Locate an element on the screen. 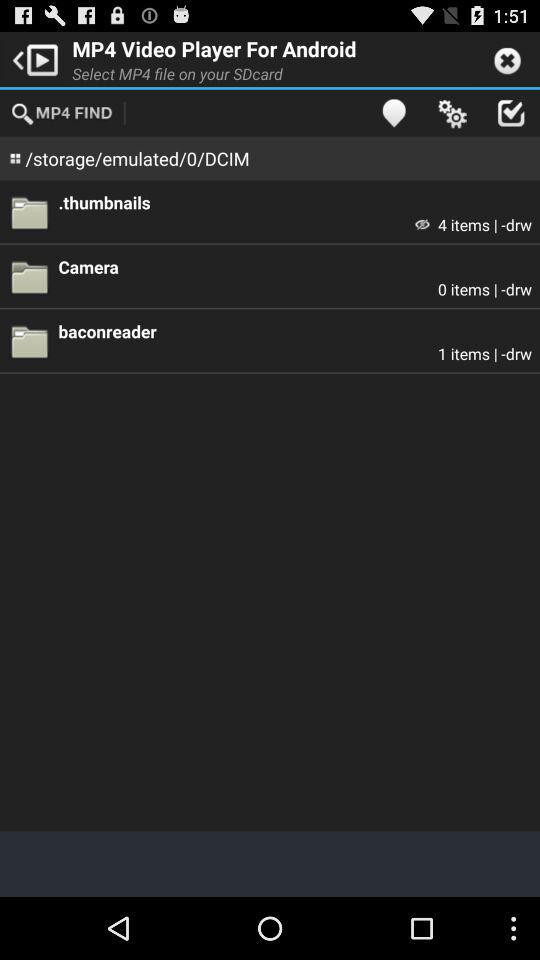  item above the .thumbnails item is located at coordinates (510, 112).